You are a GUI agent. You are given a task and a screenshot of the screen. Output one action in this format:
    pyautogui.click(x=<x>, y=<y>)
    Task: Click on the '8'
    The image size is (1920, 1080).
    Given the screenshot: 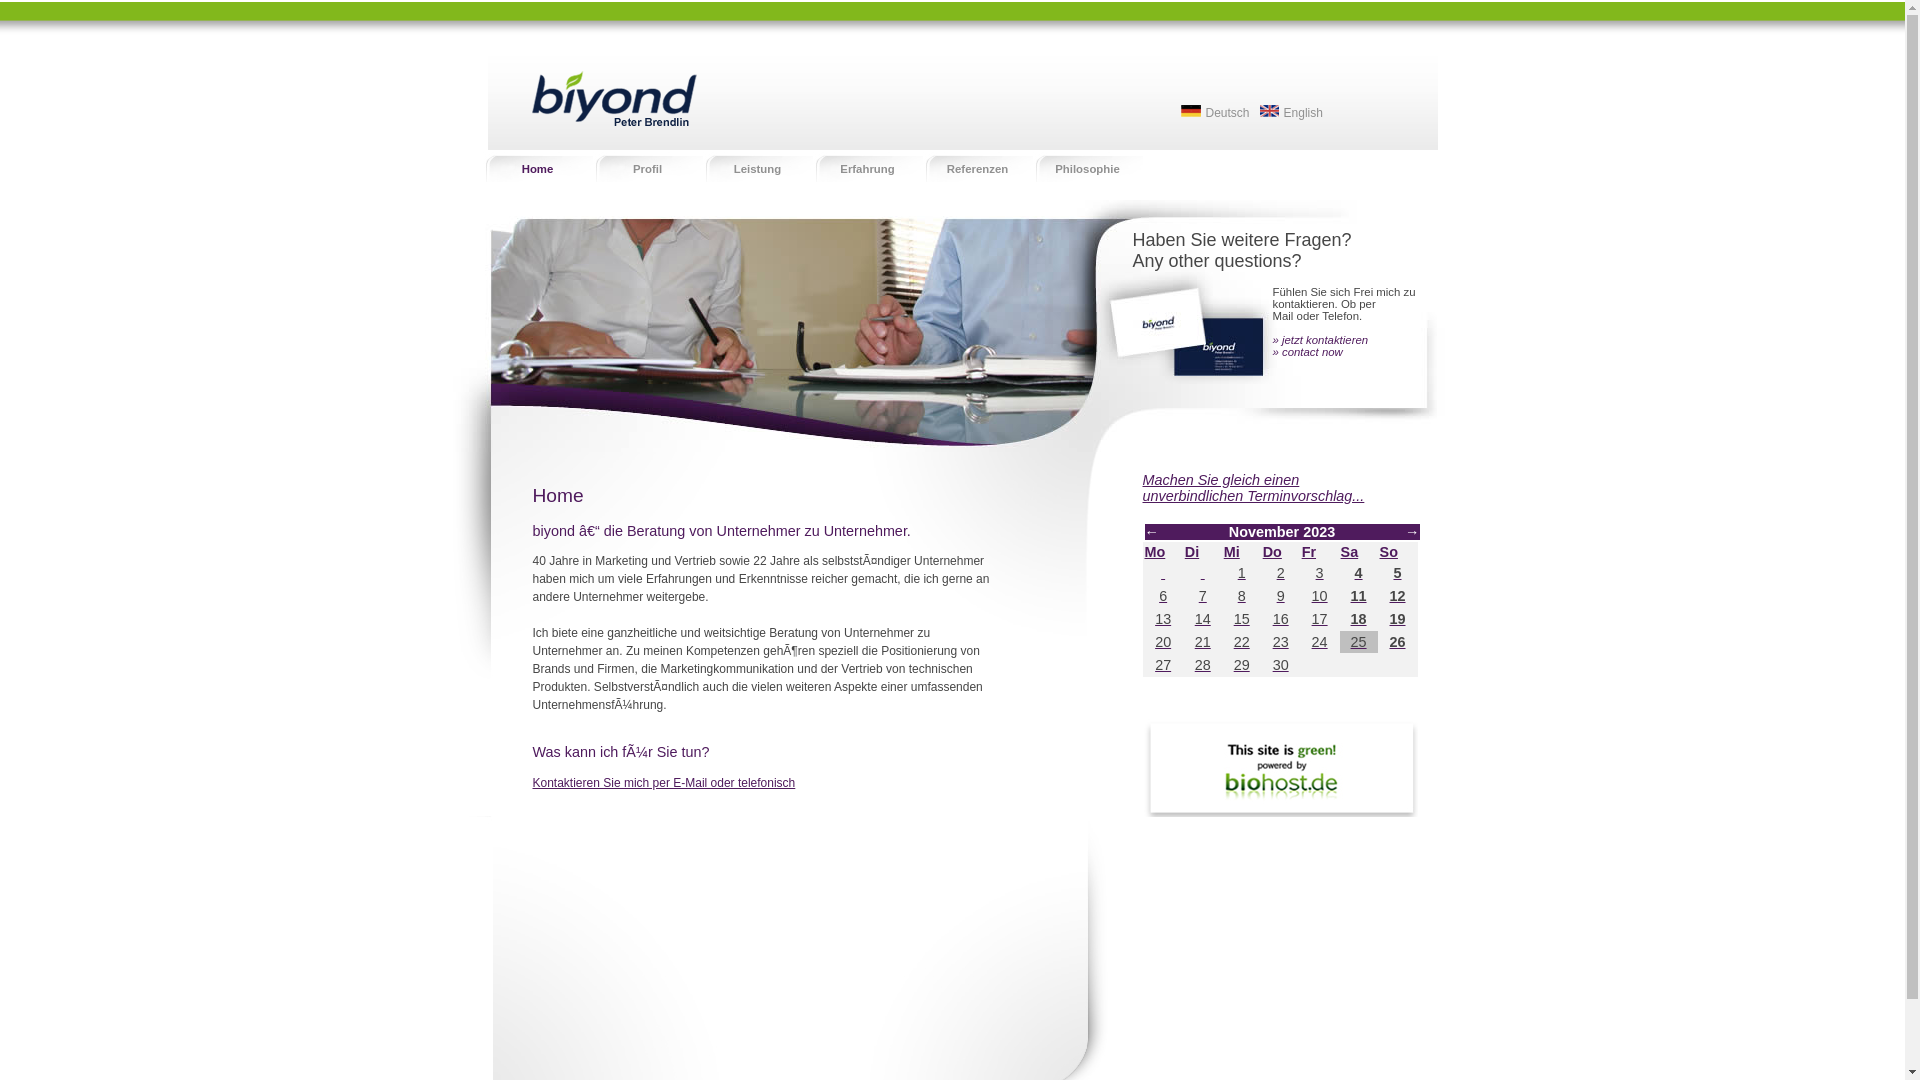 What is the action you would take?
    pyautogui.click(x=1241, y=595)
    